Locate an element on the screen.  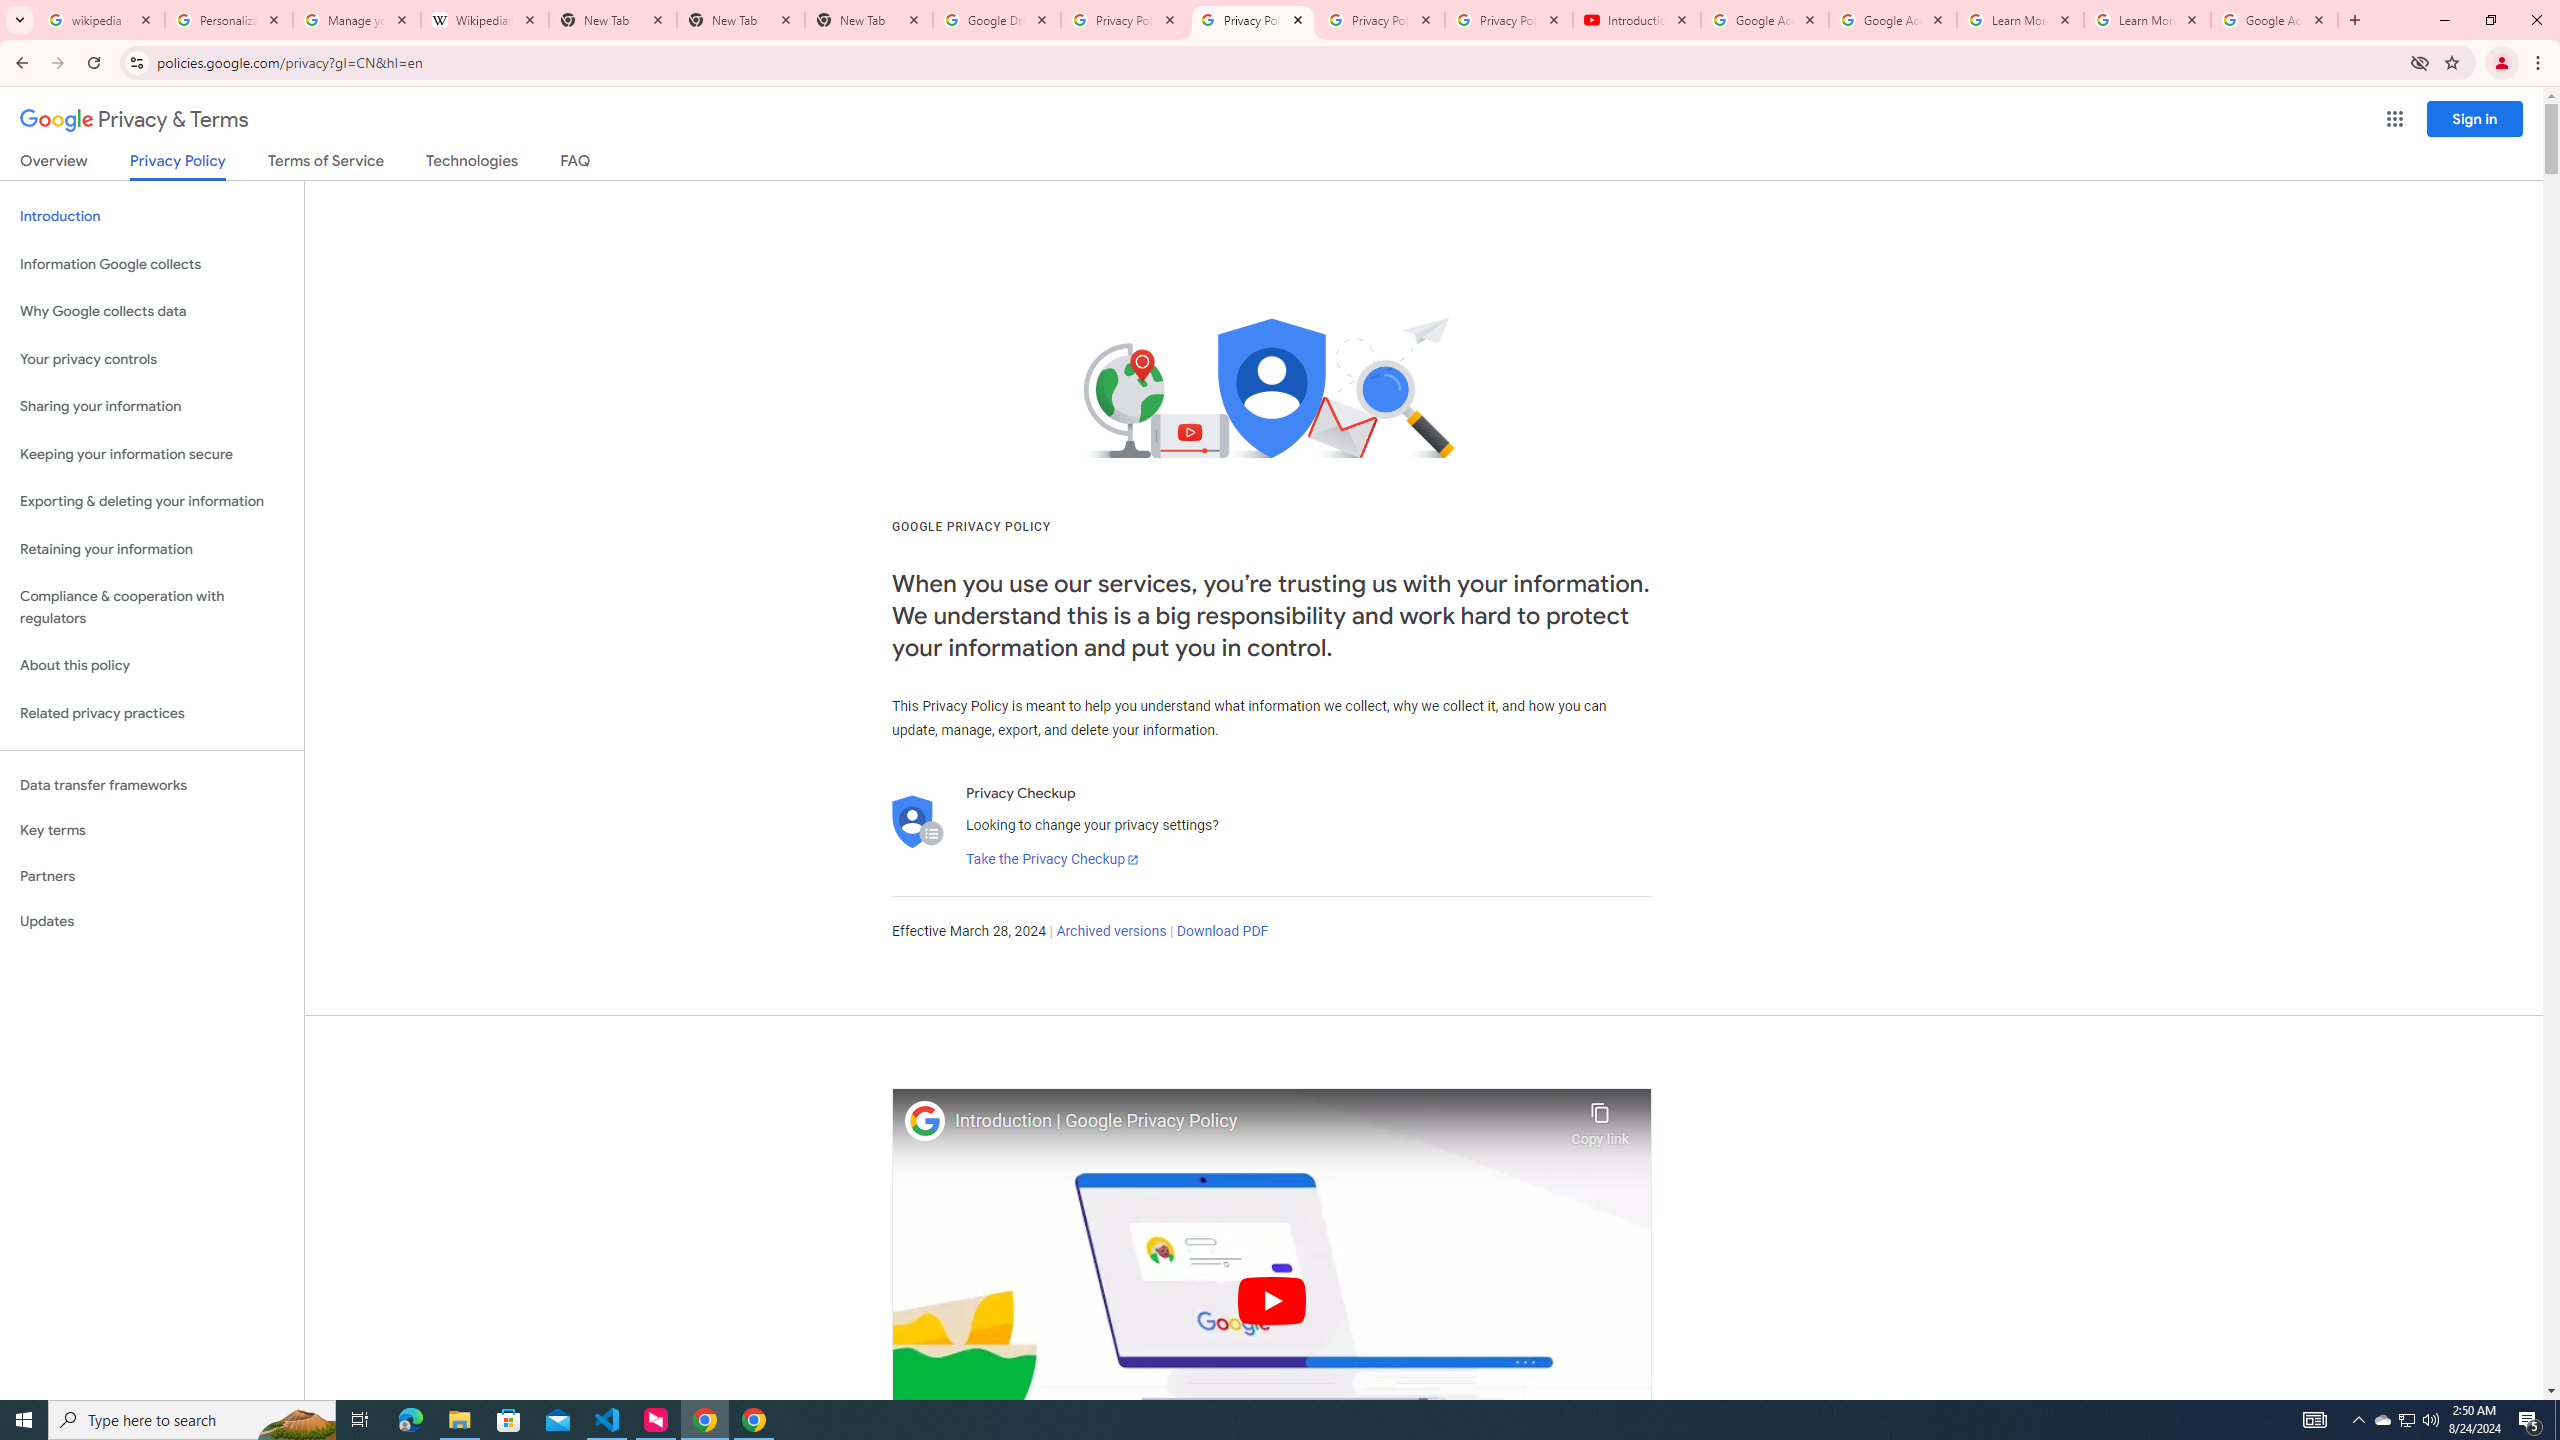
'Introduction' is located at coordinates (151, 215).